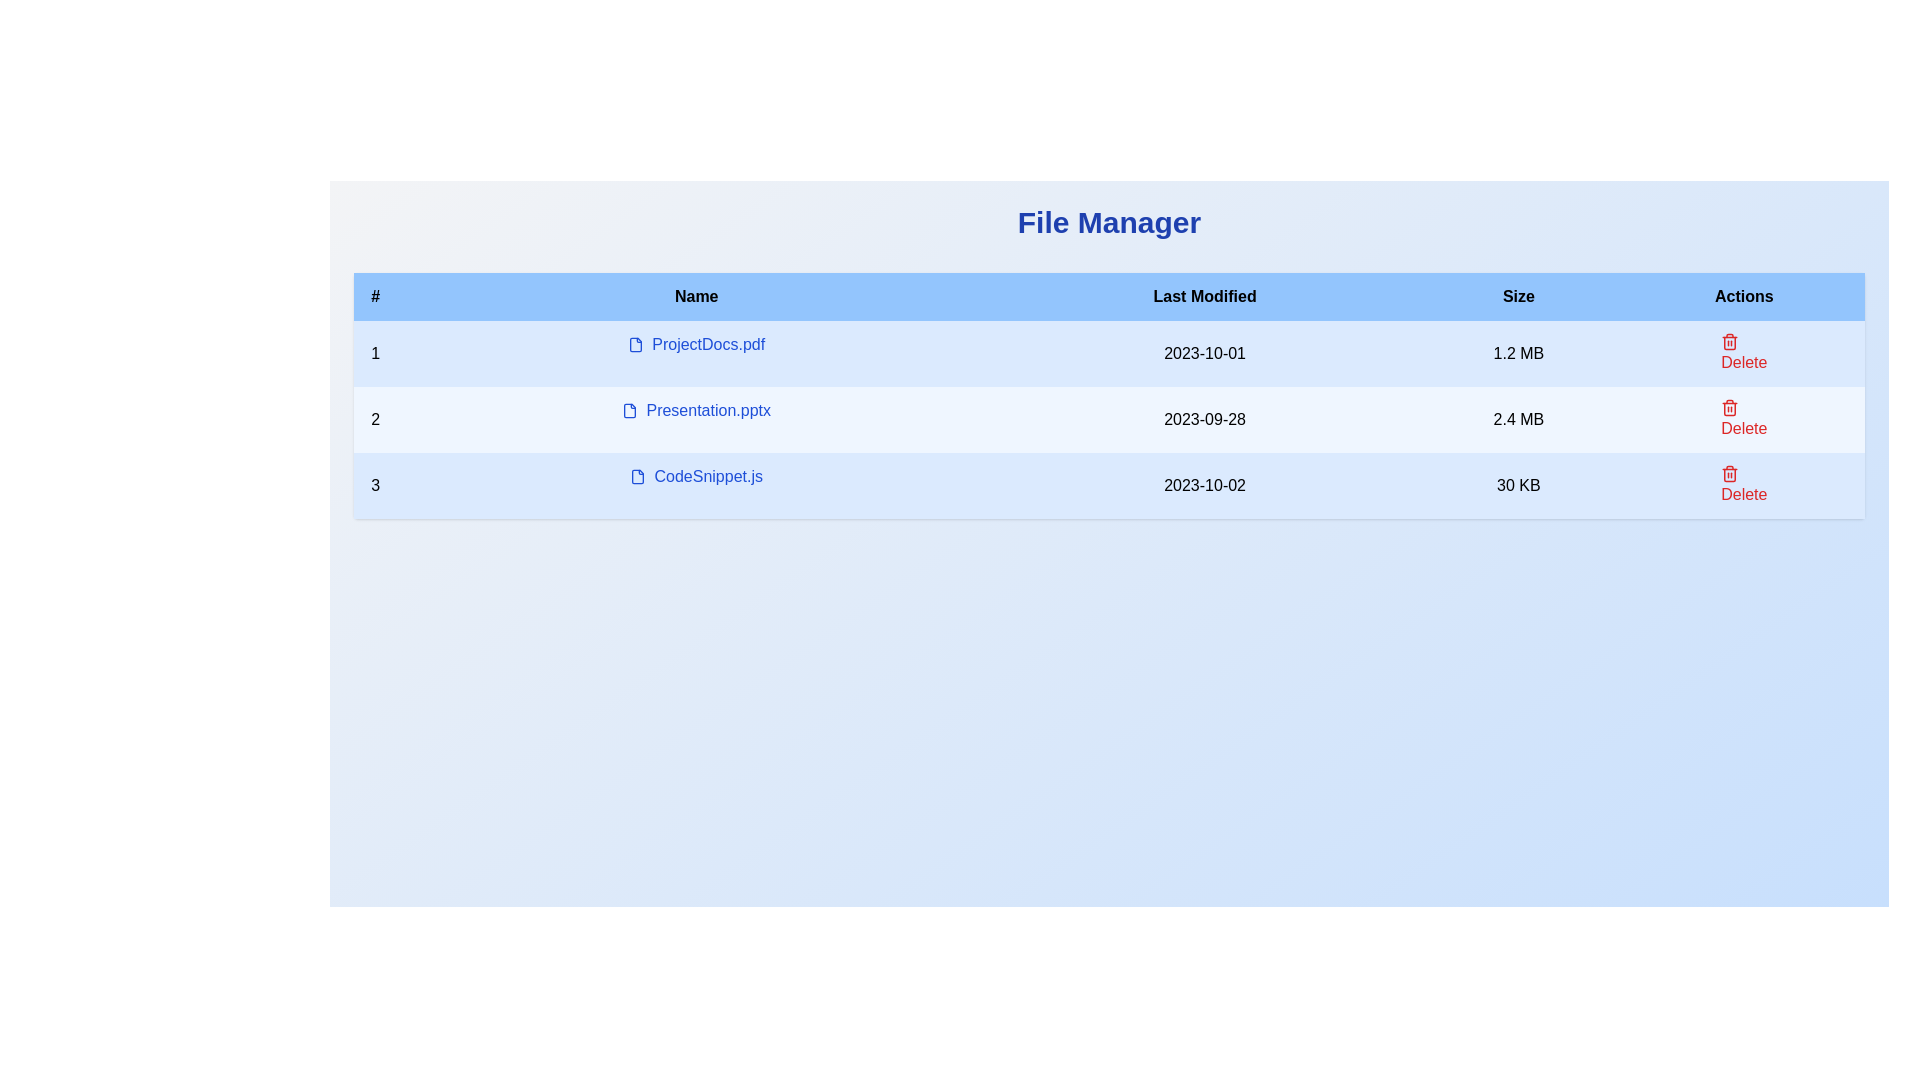  Describe the element at coordinates (637, 477) in the screenshot. I see `the icon representing the file 'CodeSnippet.js' located in the 'Name' column of the third row of the table` at that location.